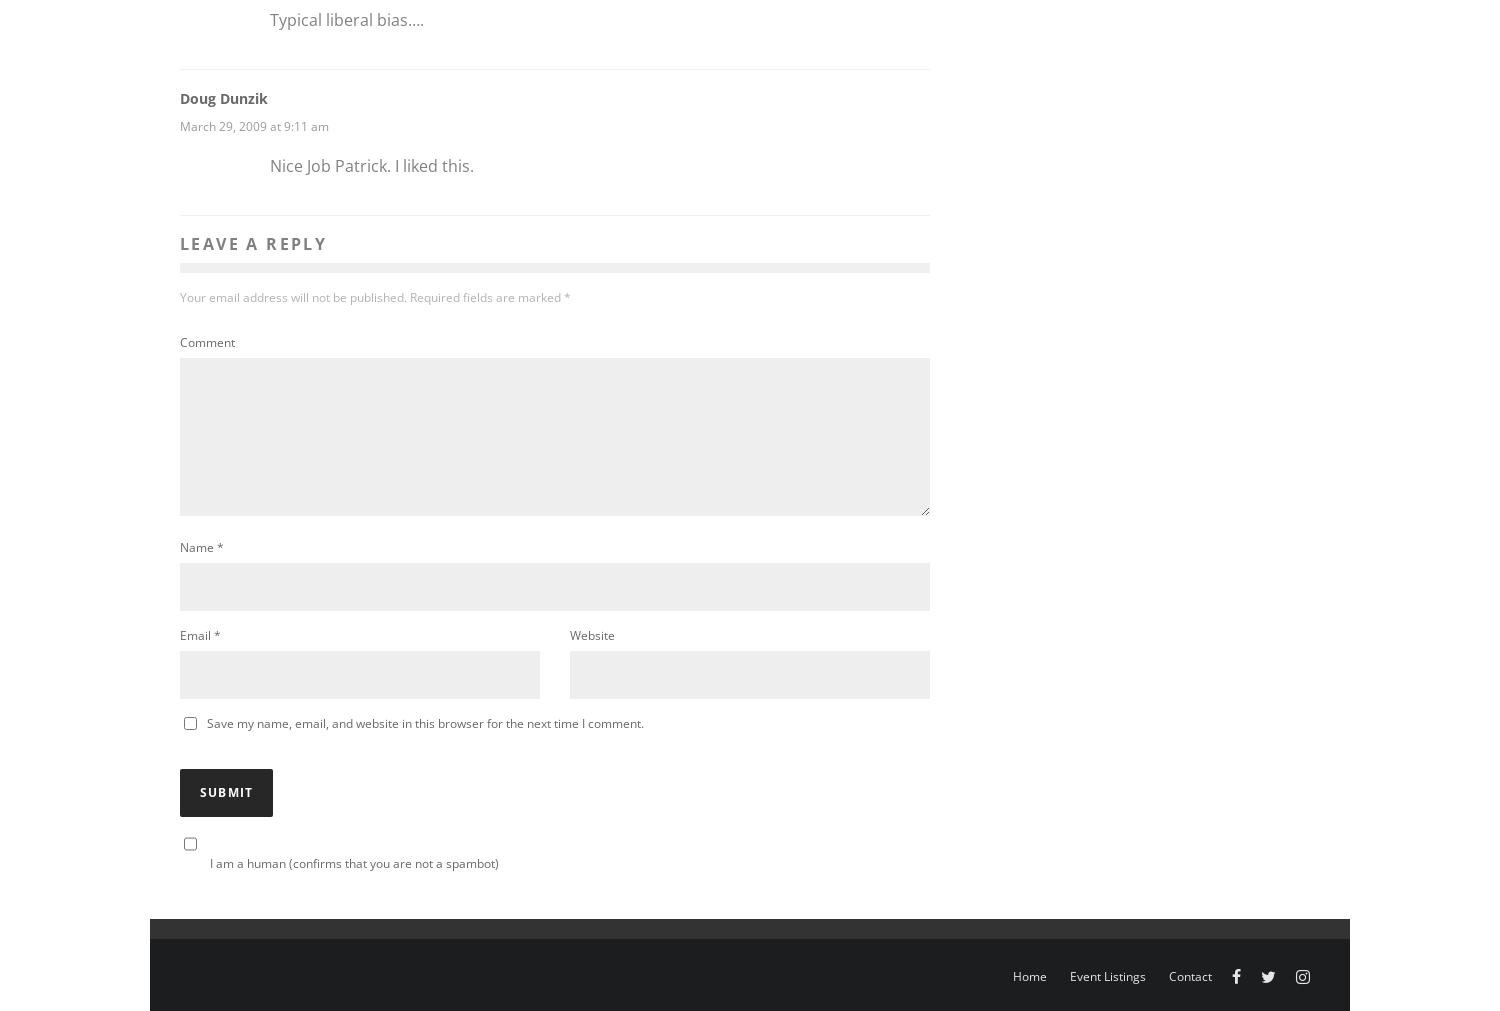  Describe the element at coordinates (206, 340) in the screenshot. I see `'Comment'` at that location.